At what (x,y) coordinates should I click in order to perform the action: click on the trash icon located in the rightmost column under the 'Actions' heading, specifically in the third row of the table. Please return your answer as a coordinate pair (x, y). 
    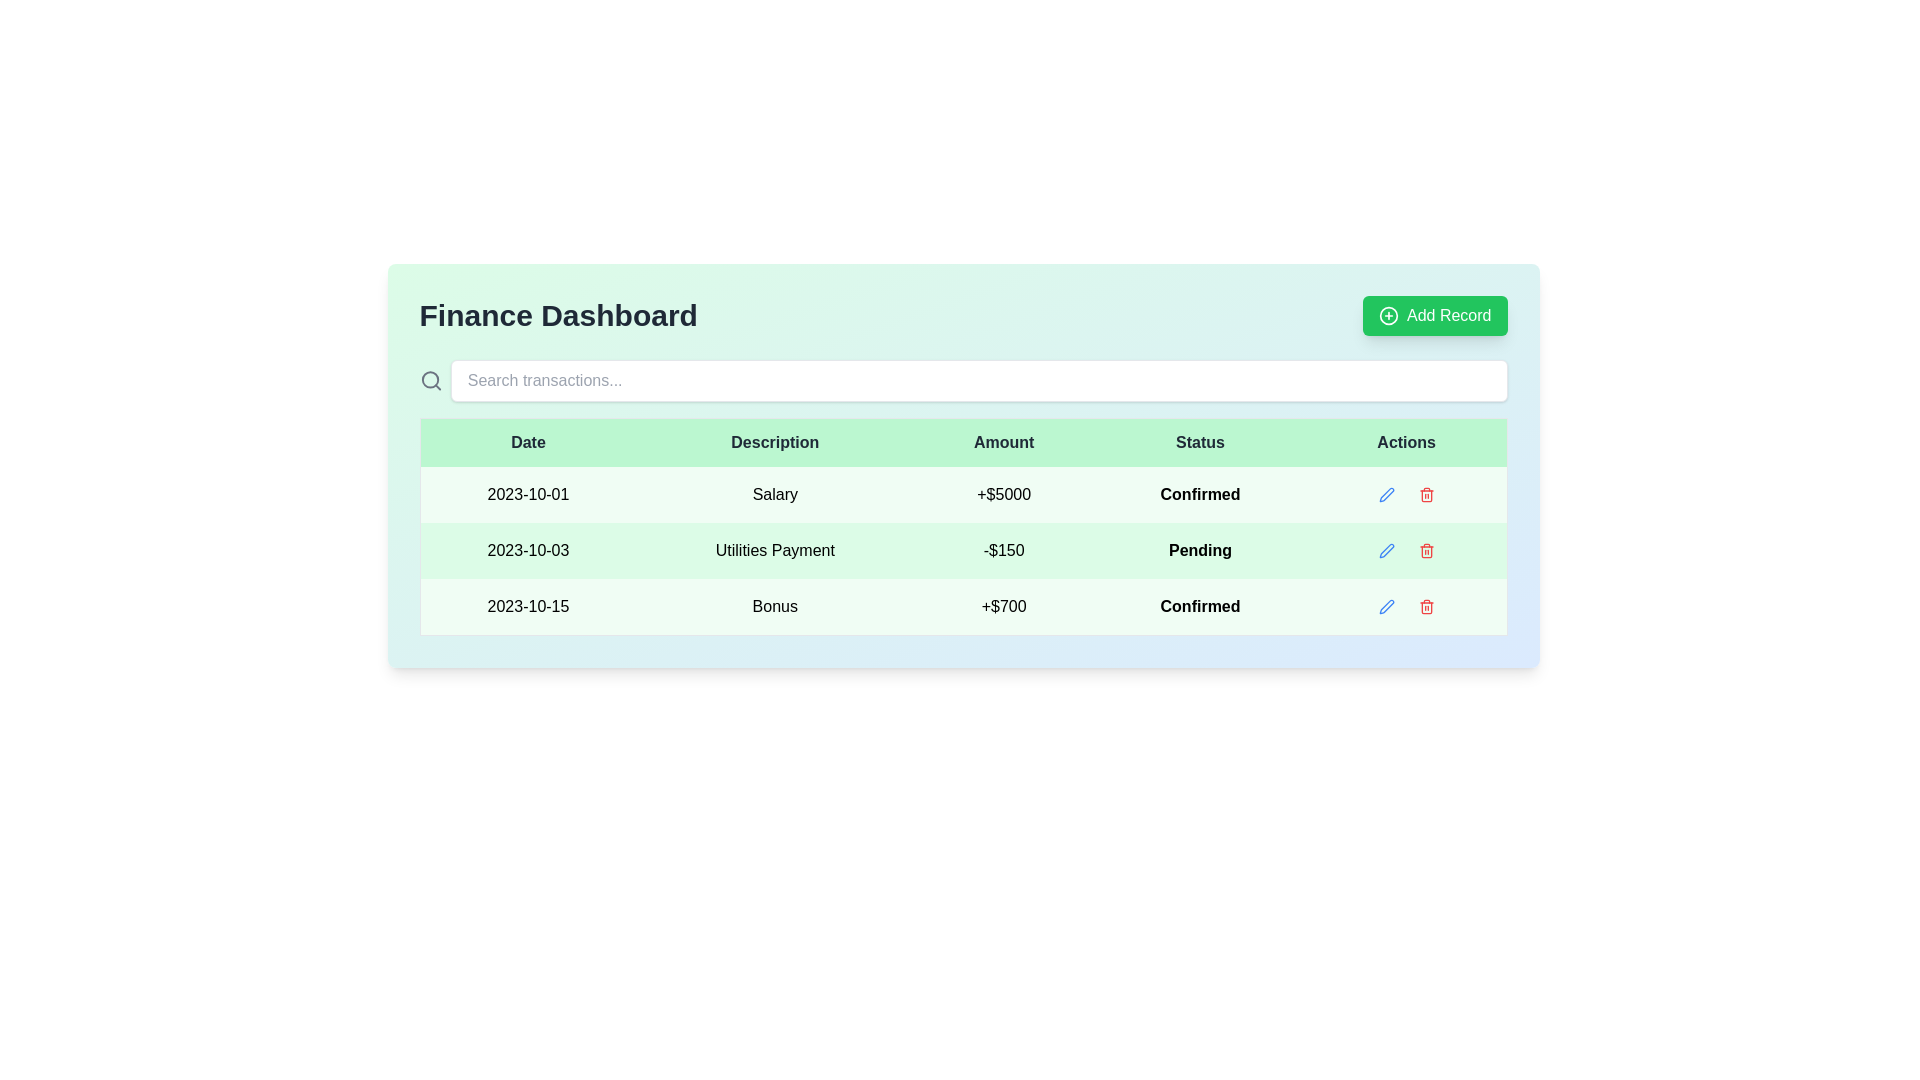
    Looking at the image, I should click on (1425, 607).